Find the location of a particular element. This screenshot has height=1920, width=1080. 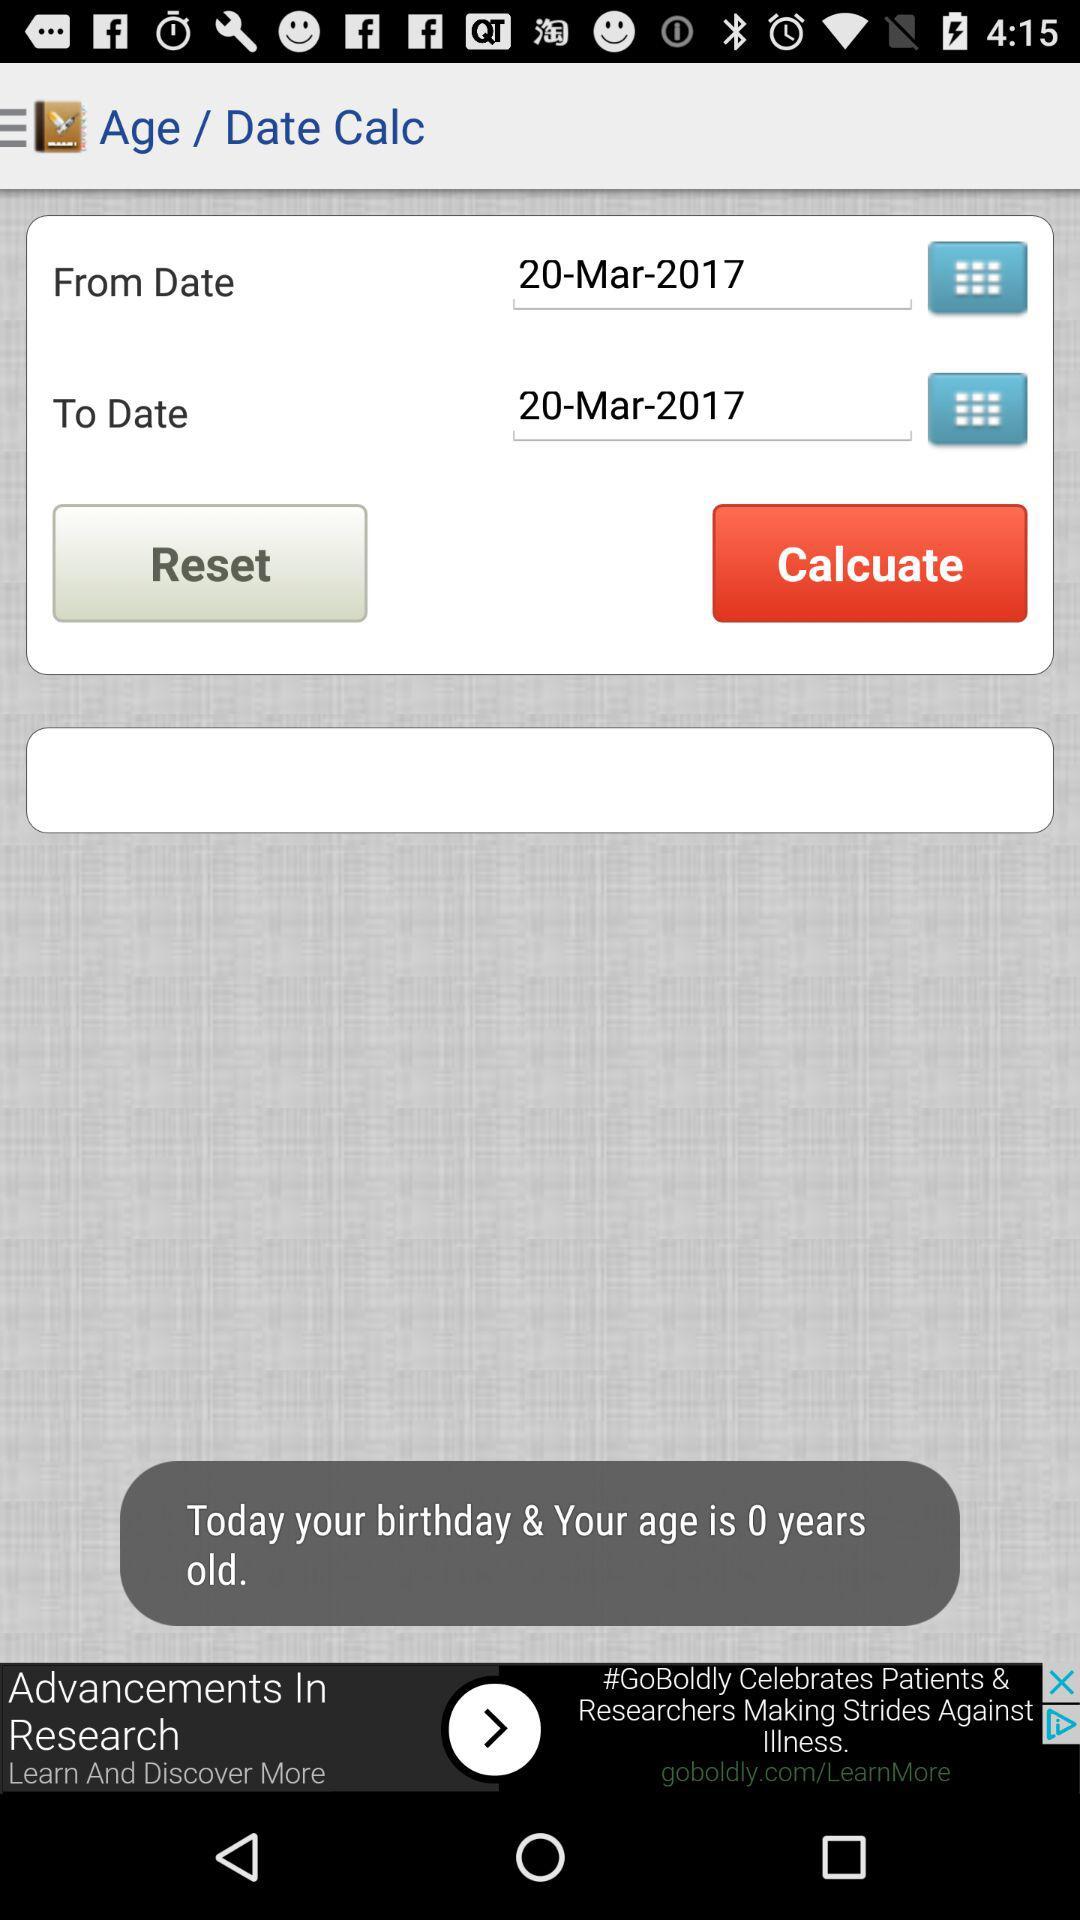

information on over 30,000+ brand name and 2000+ generic drugs is located at coordinates (976, 411).